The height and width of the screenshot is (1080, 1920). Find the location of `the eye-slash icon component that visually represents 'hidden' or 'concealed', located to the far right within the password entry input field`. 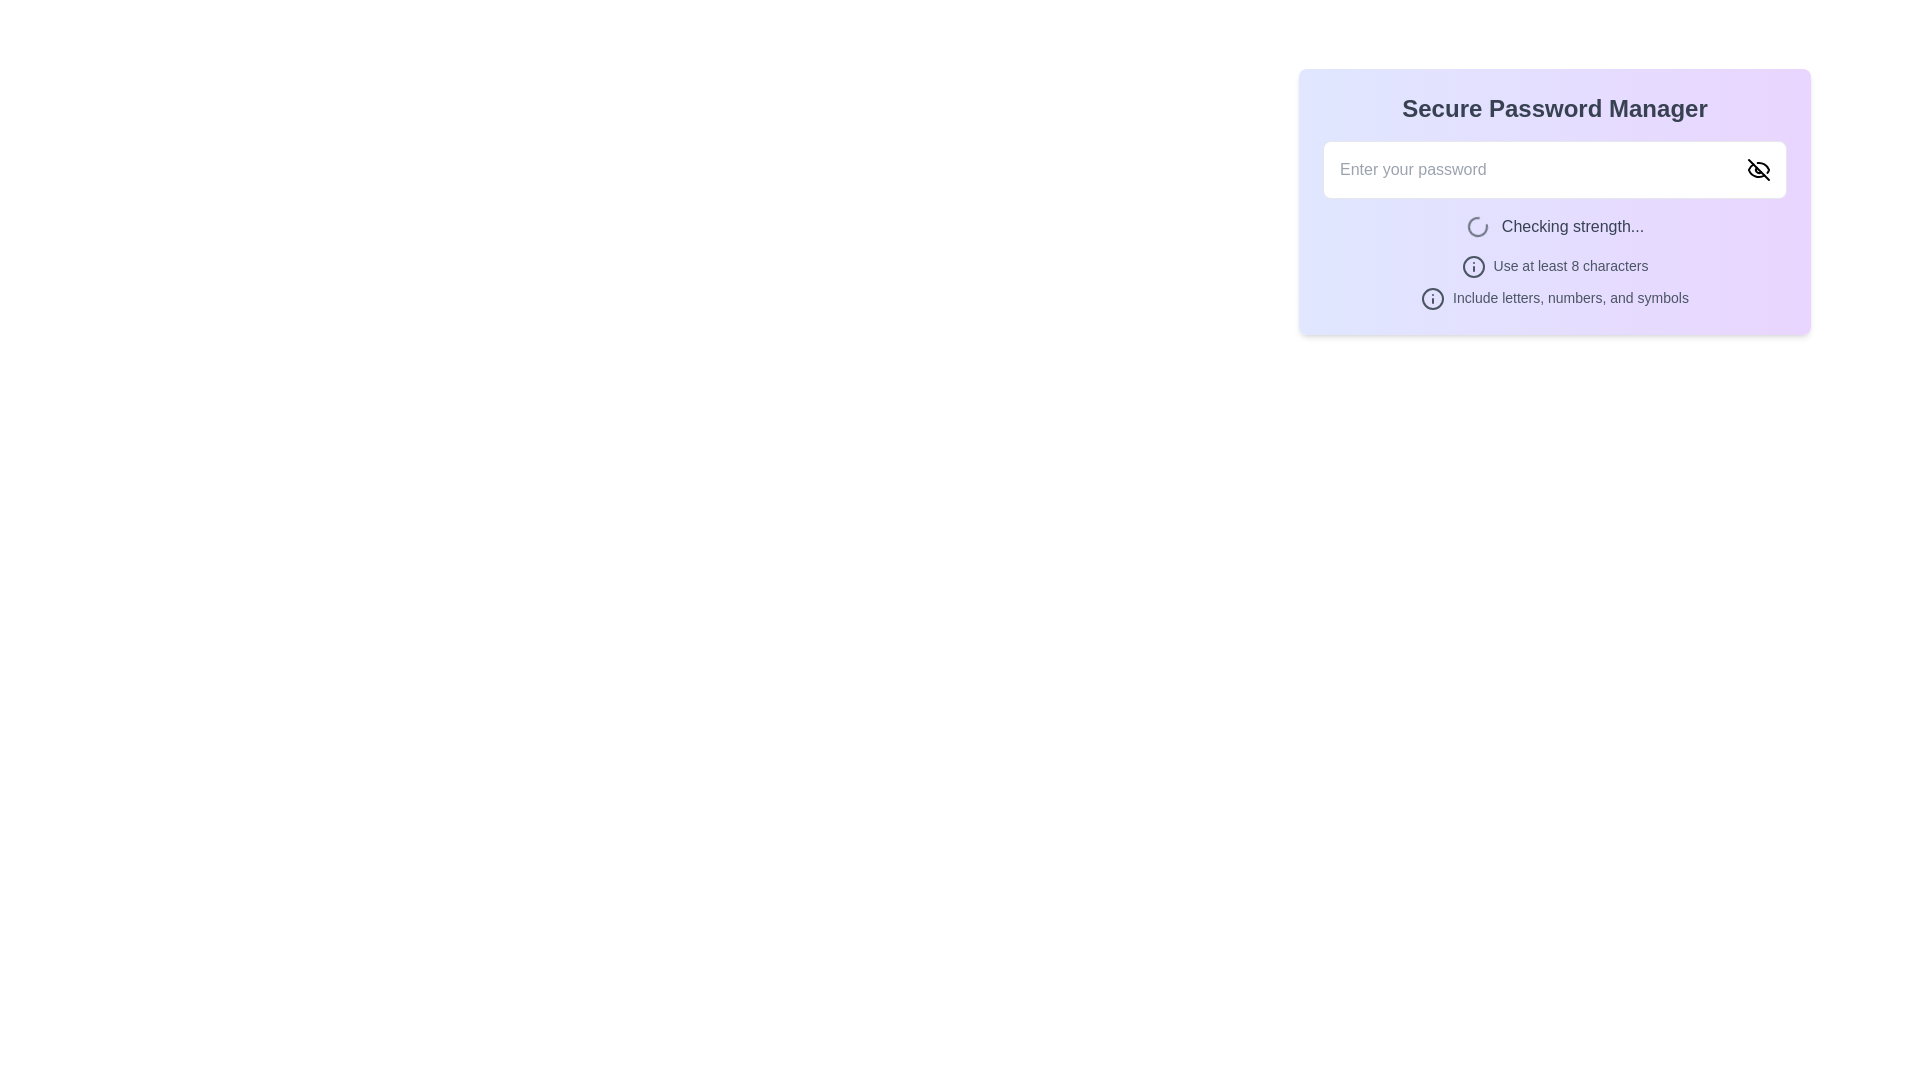

the eye-slash icon component that visually represents 'hidden' or 'concealed', located to the far right within the password entry input field is located at coordinates (1757, 168).